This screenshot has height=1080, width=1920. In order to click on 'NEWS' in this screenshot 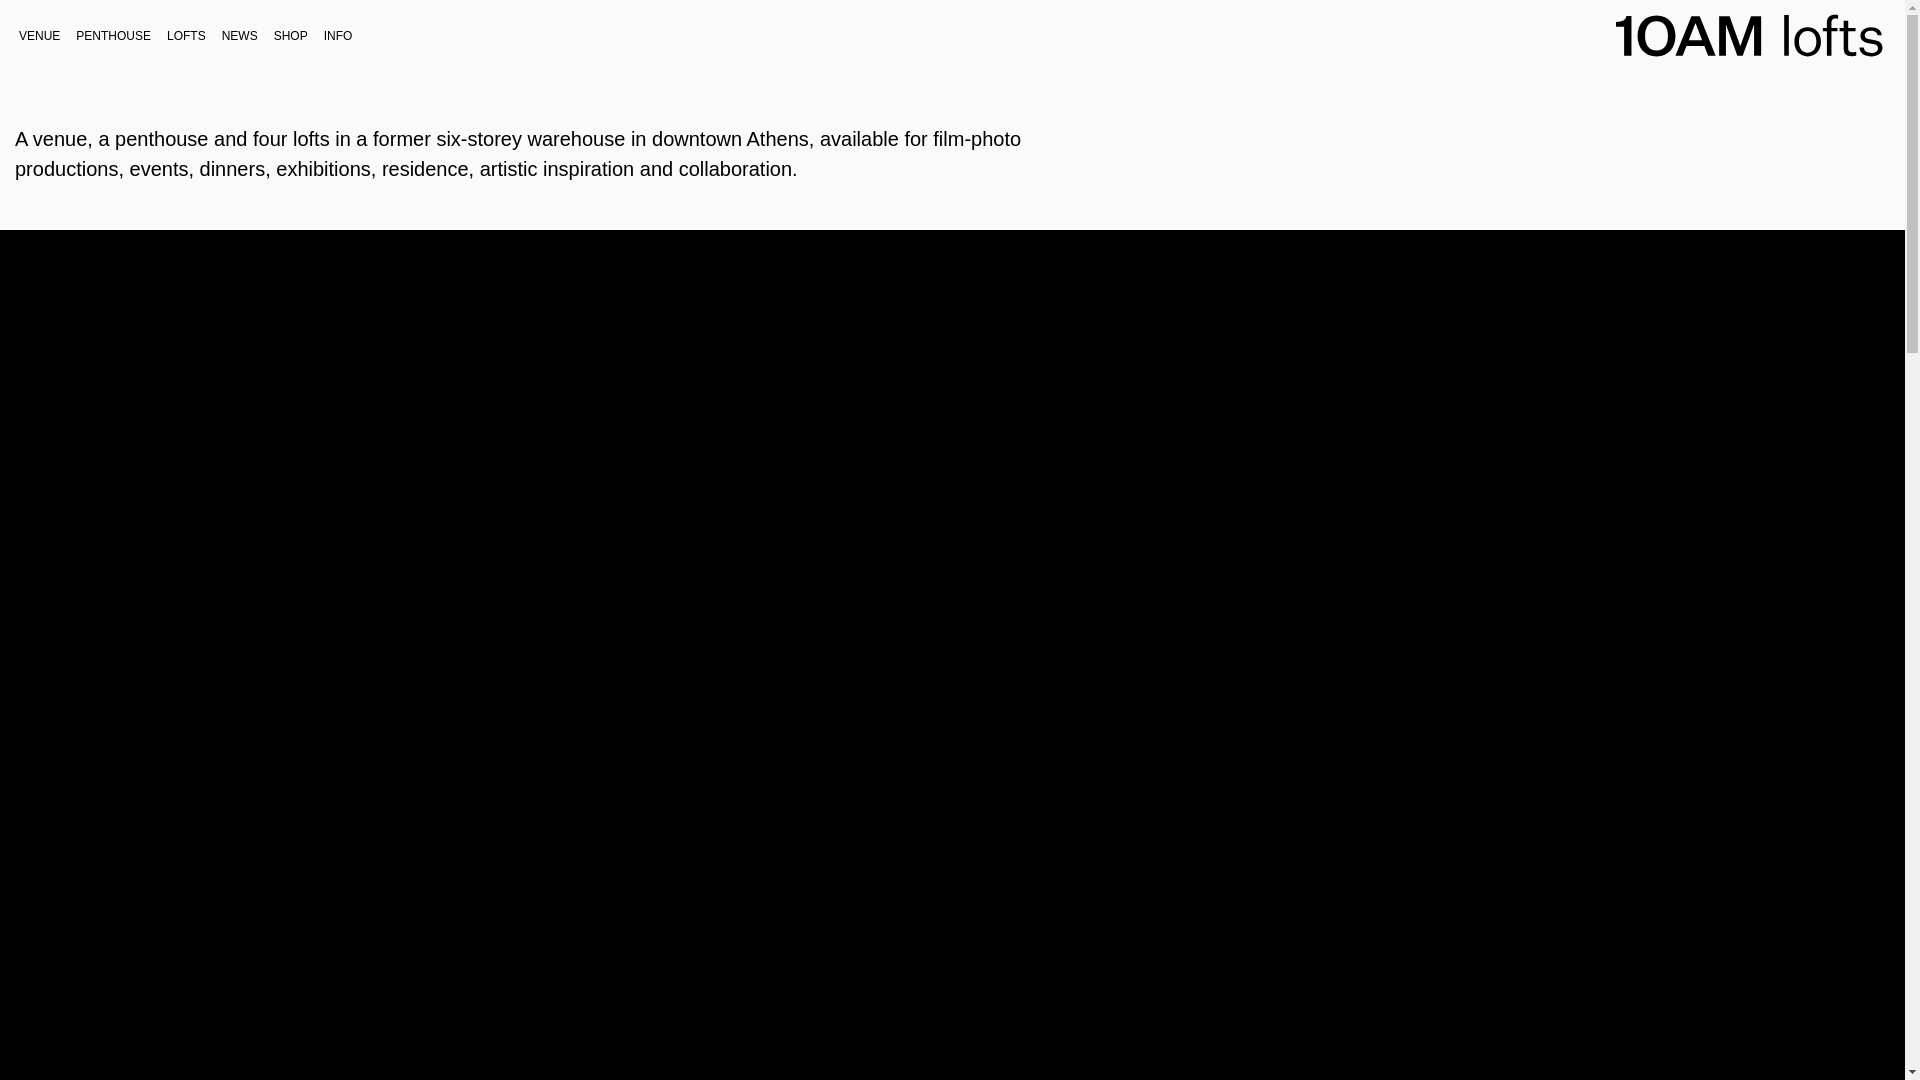, I will do `click(240, 34)`.